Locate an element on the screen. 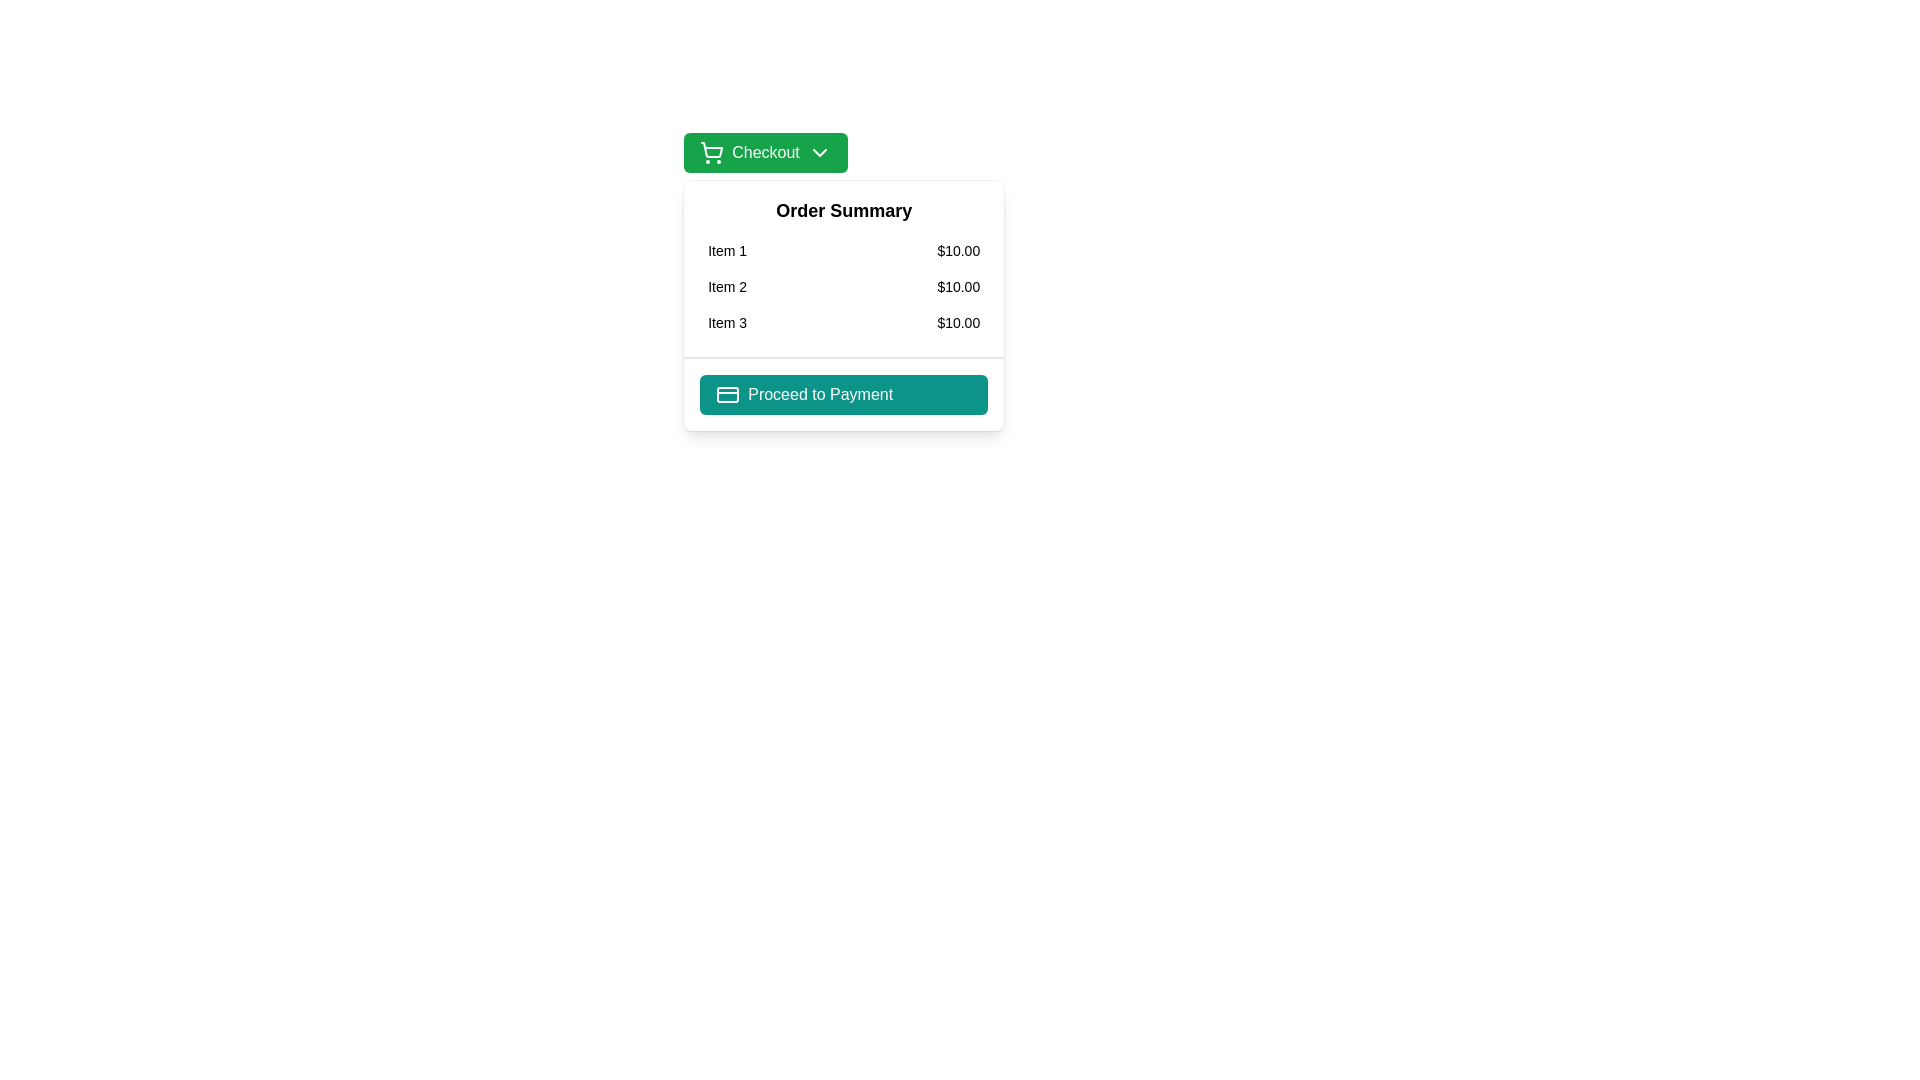 Image resolution: width=1920 pixels, height=1080 pixels. the Text label in the 'Order Summary' section, which is positioned first in a list and directly to the left of the price '$10.00' is located at coordinates (726, 249).